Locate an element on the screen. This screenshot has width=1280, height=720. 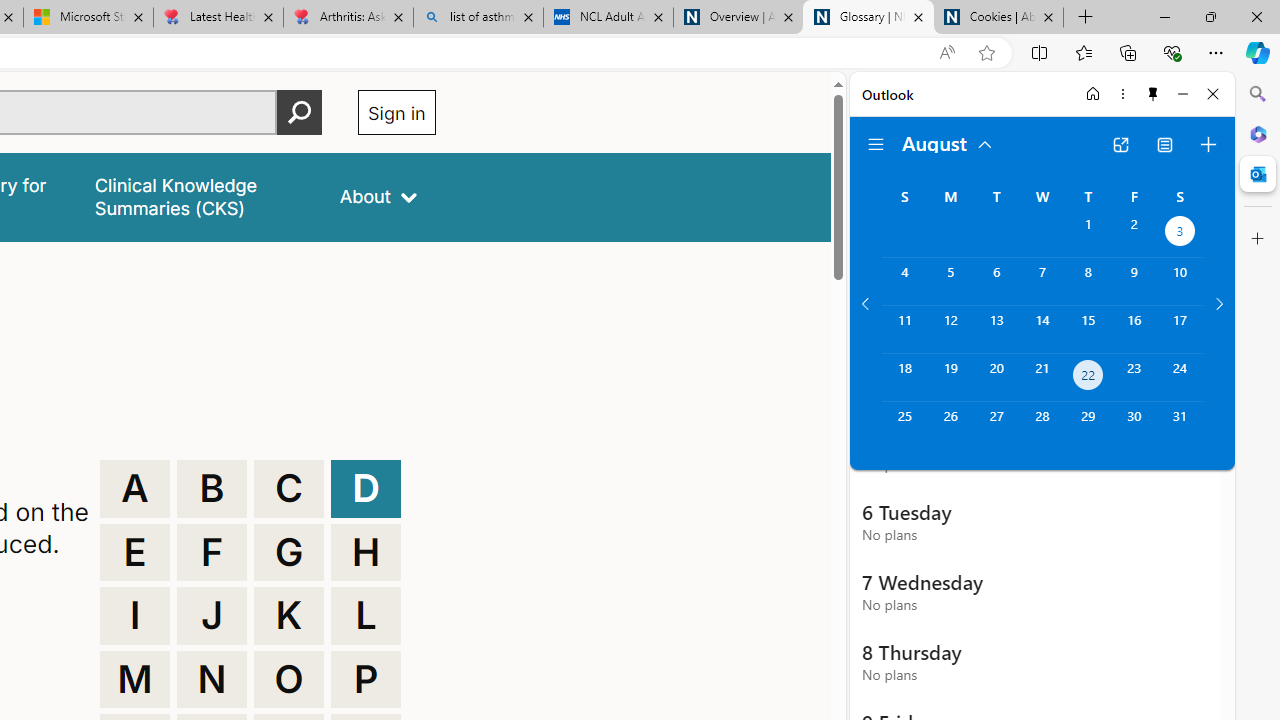
'E' is located at coordinates (134, 552).